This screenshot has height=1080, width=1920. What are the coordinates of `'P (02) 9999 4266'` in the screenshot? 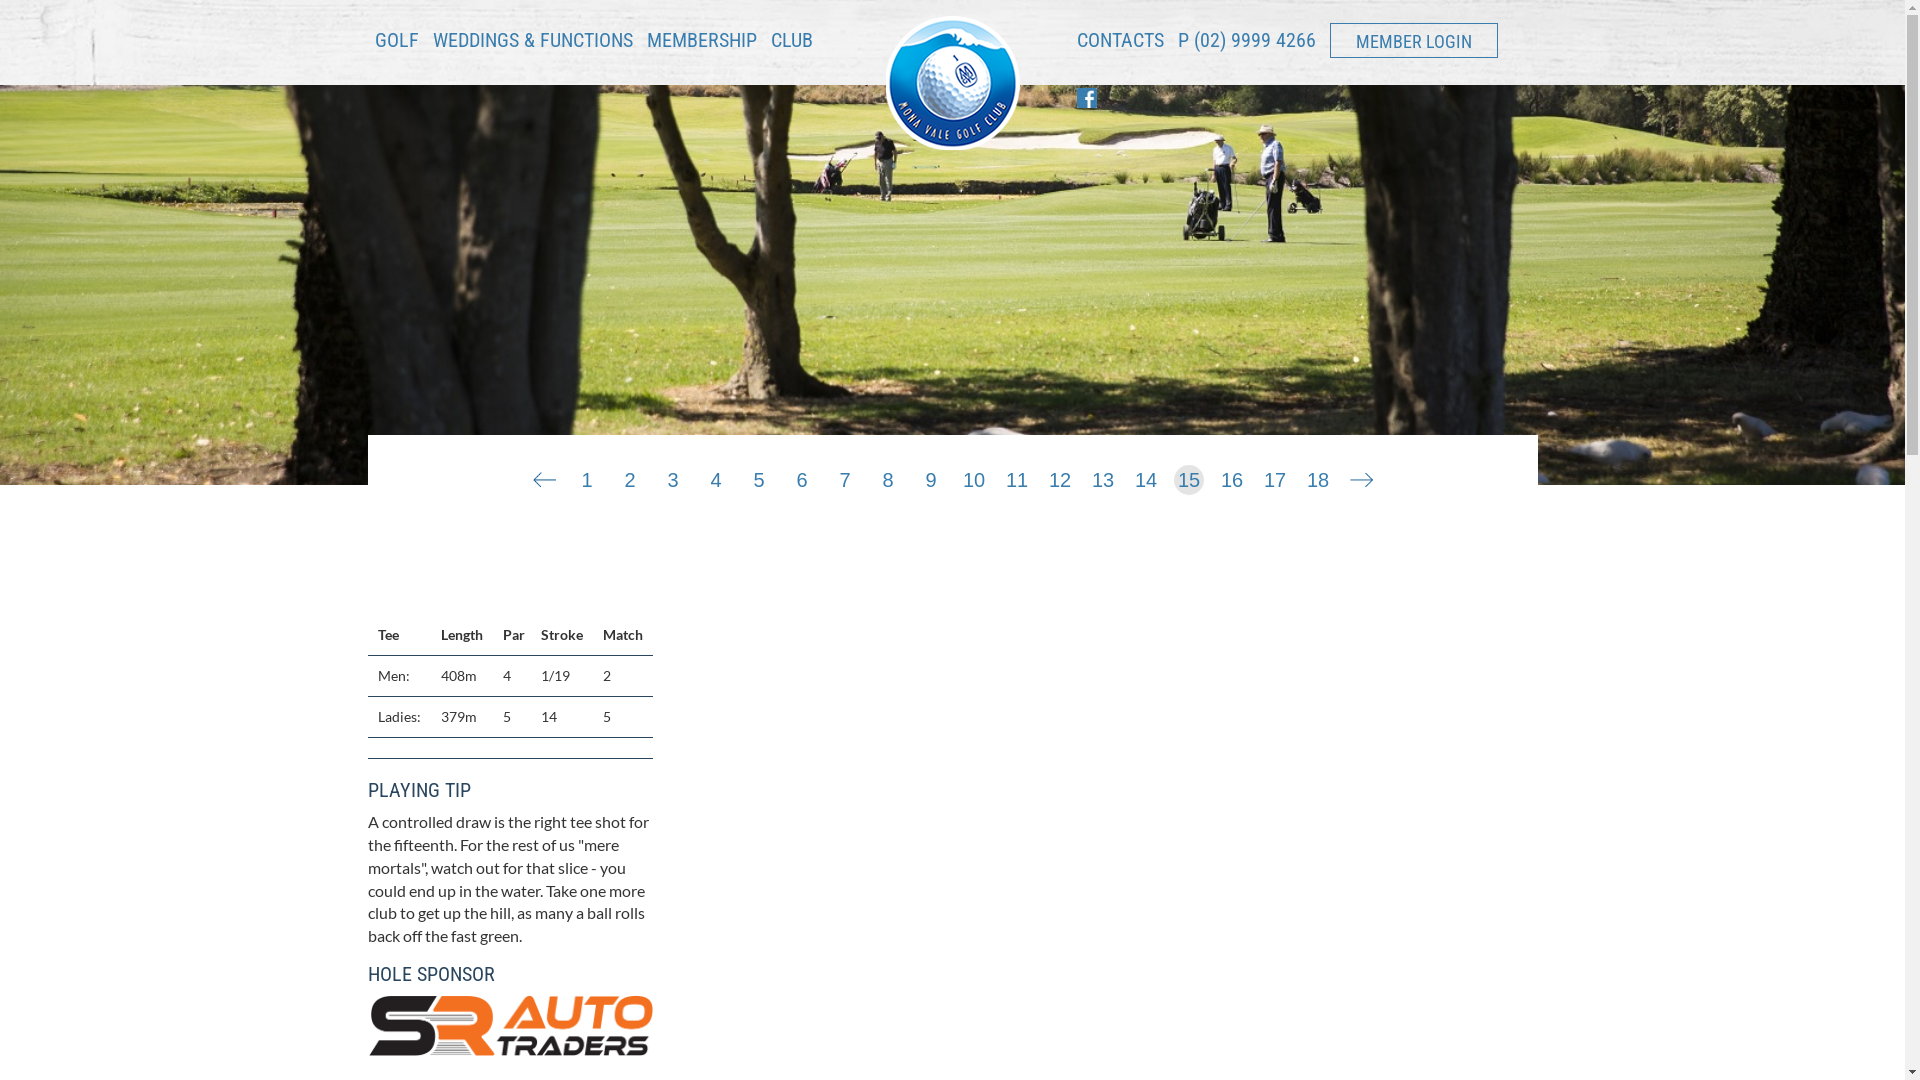 It's located at (1246, 39).